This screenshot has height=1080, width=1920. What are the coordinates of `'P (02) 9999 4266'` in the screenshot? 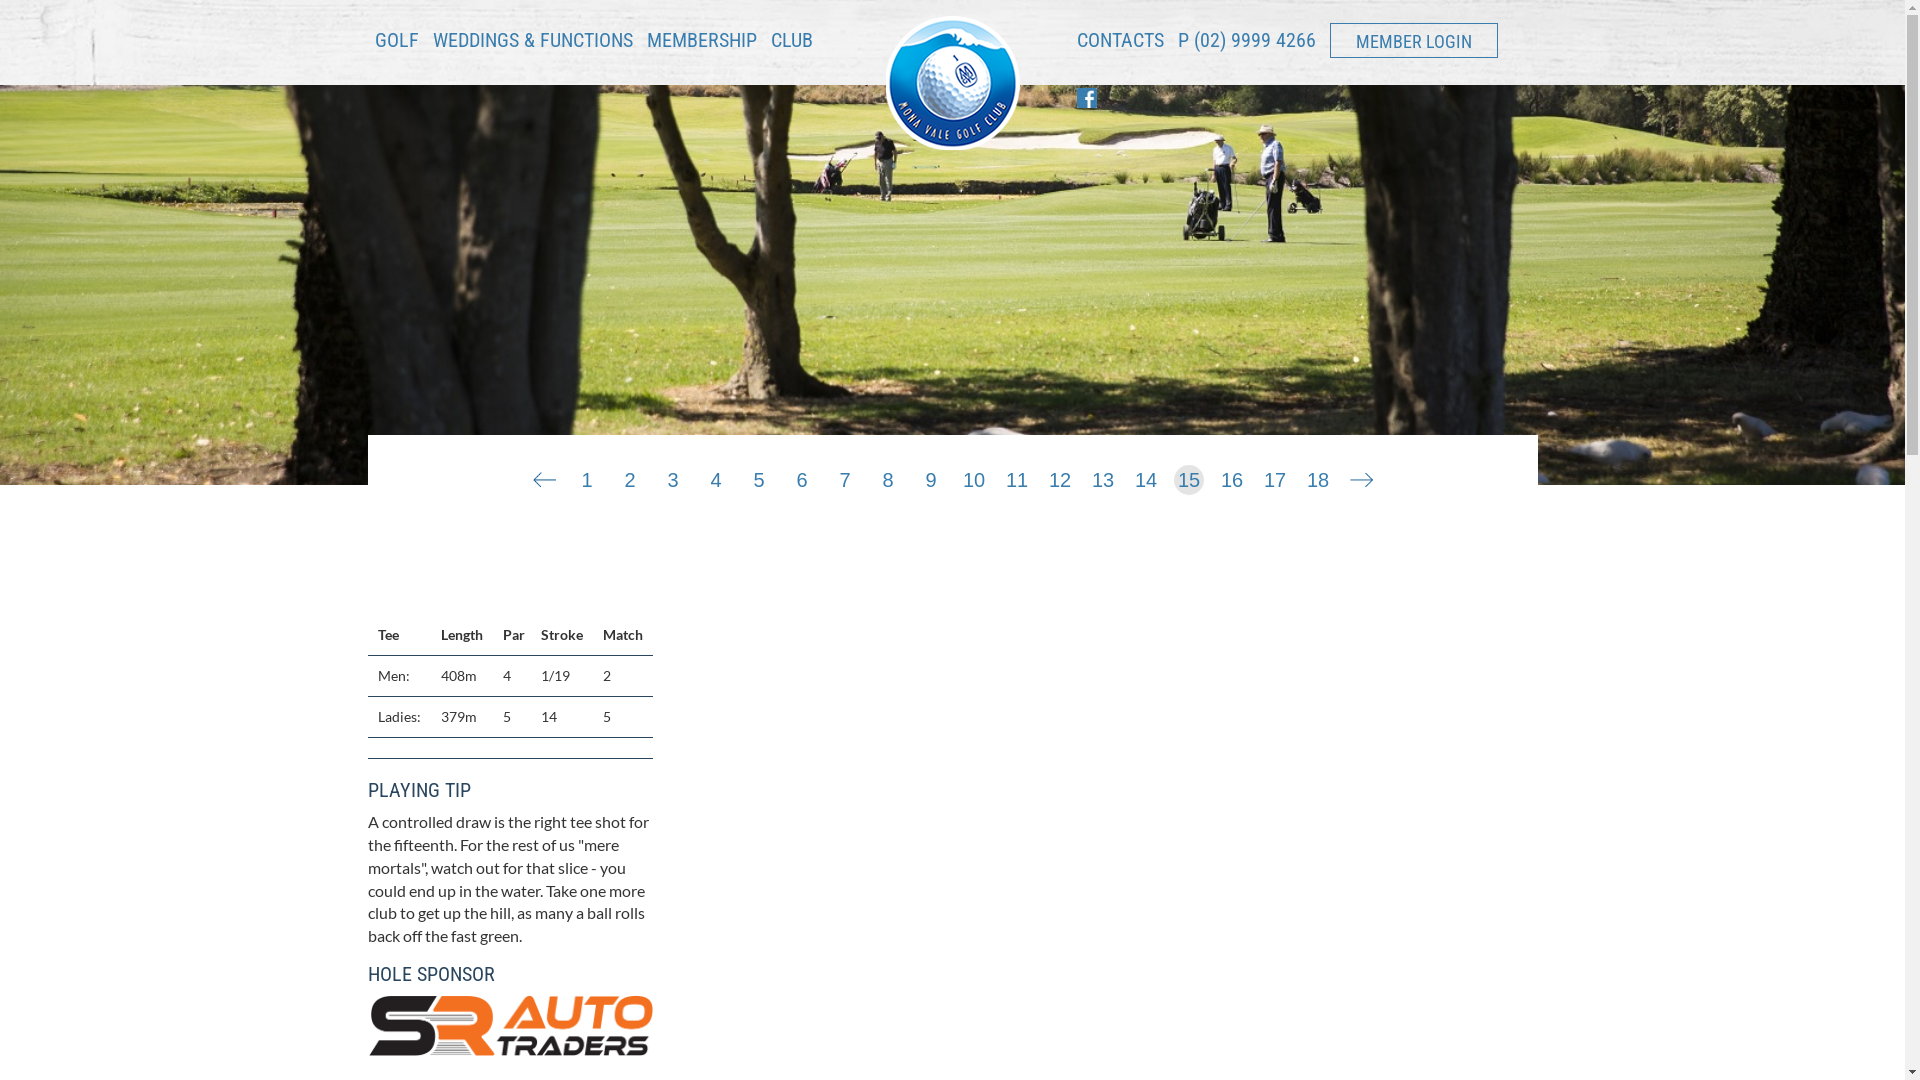 It's located at (1246, 39).